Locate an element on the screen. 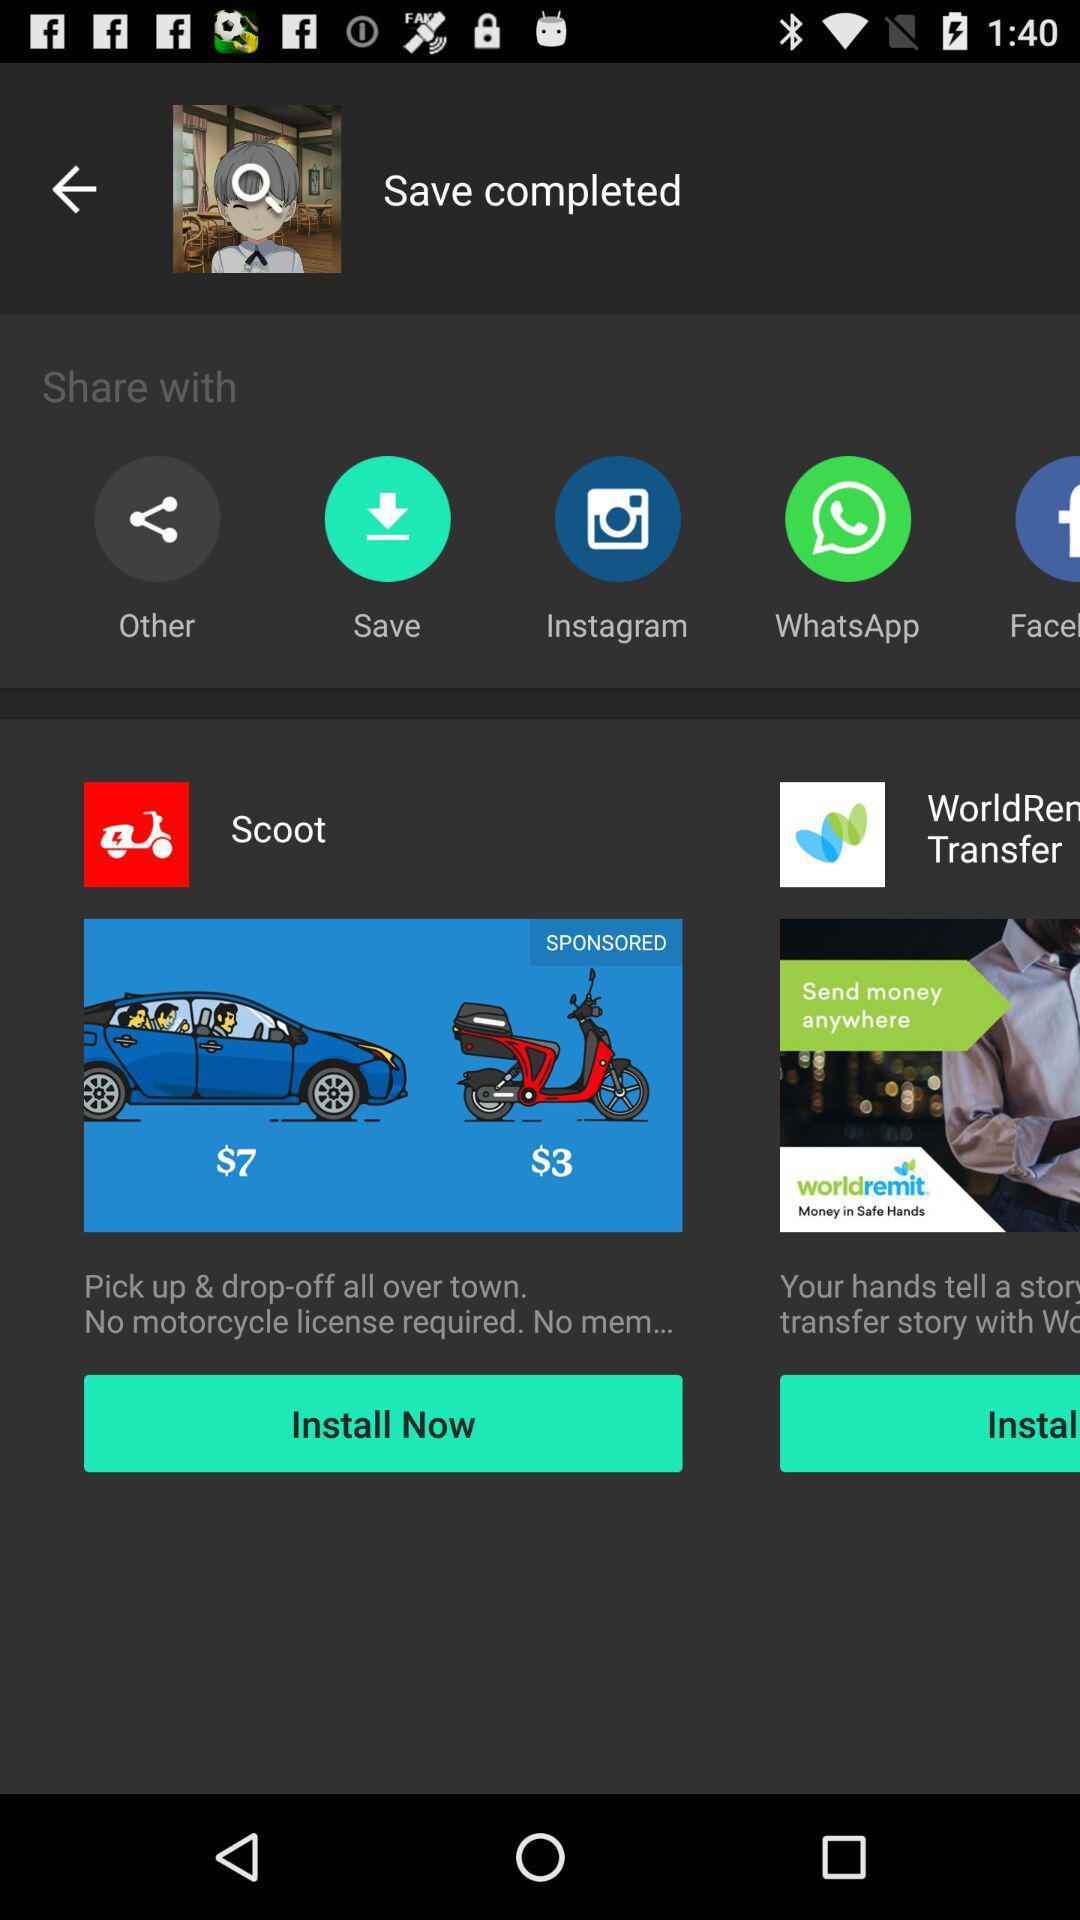 The height and width of the screenshot is (1920, 1080). the icon to the left of your hands tell icon is located at coordinates (383, 1303).